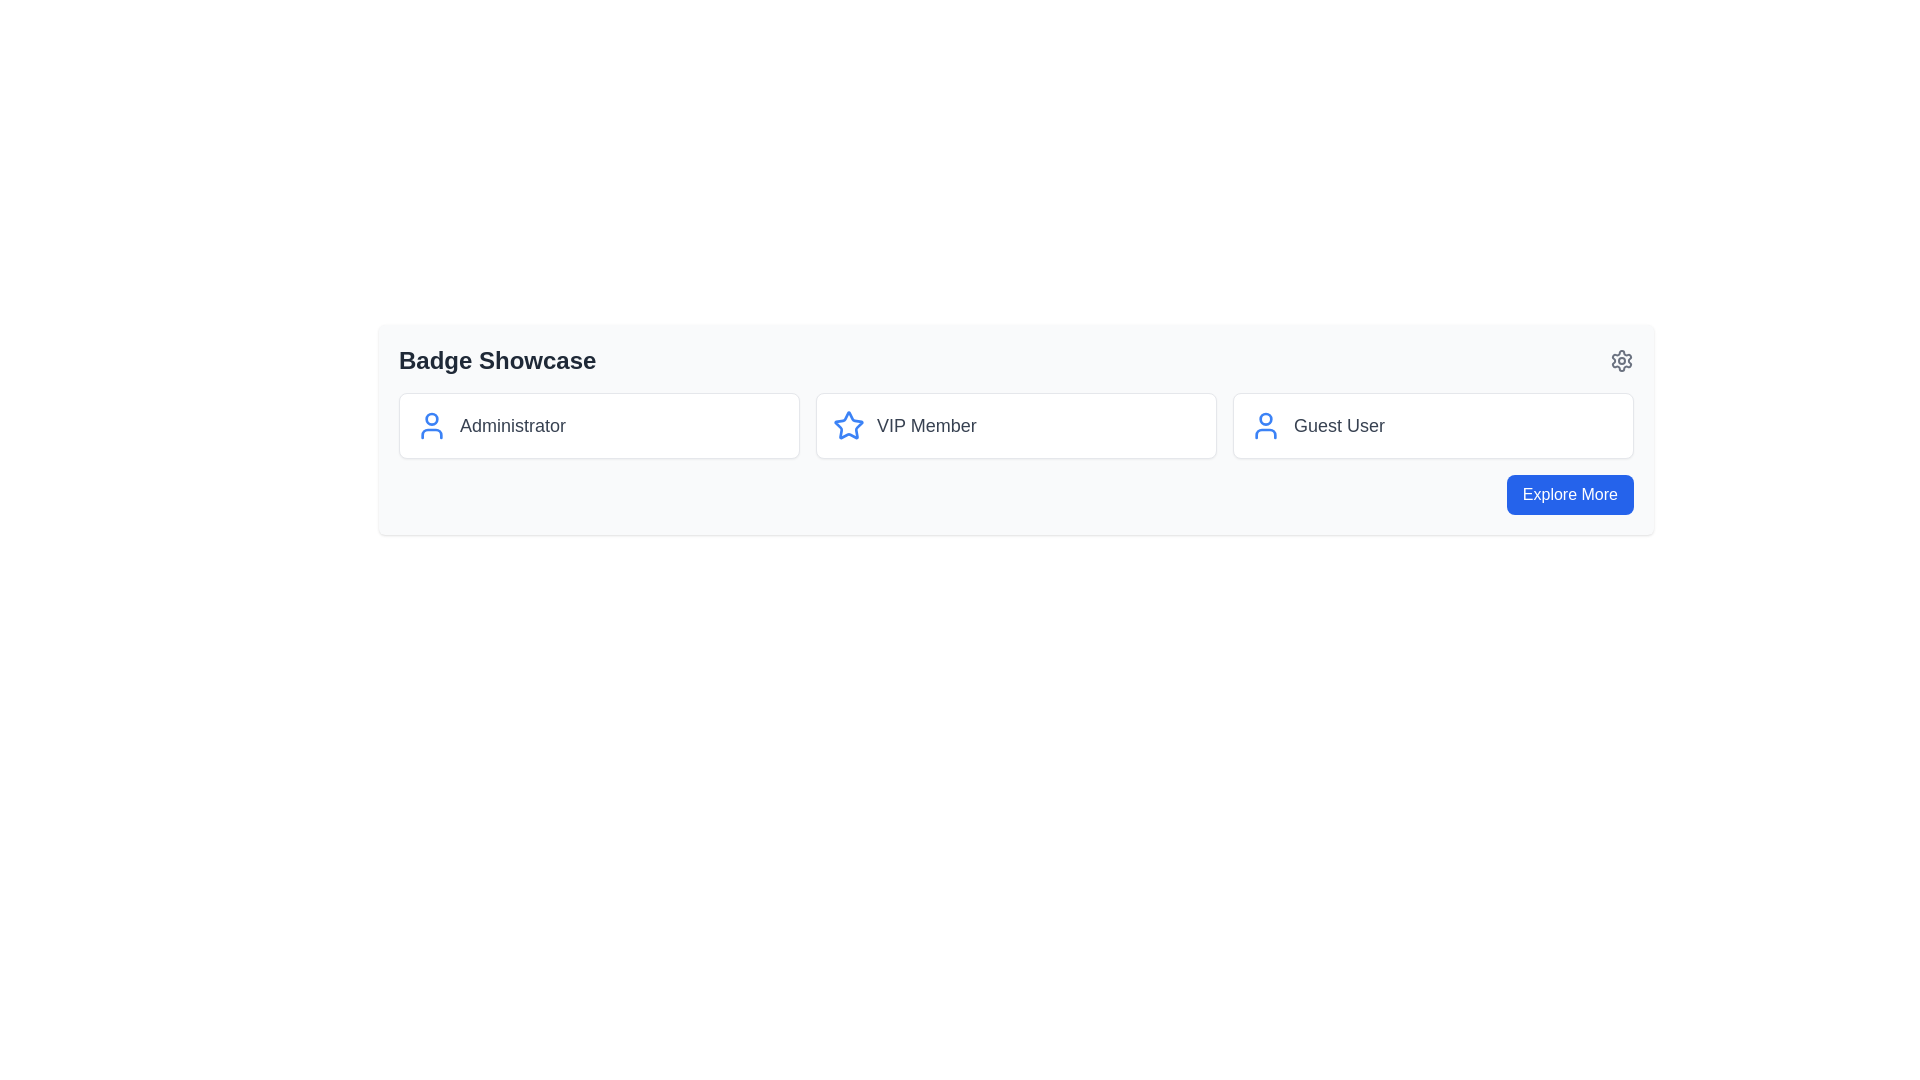  Describe the element at coordinates (849, 424) in the screenshot. I see `the blue outlined five-point star icon located next to the text 'VIP Member' by moving the cursor to its center` at that location.